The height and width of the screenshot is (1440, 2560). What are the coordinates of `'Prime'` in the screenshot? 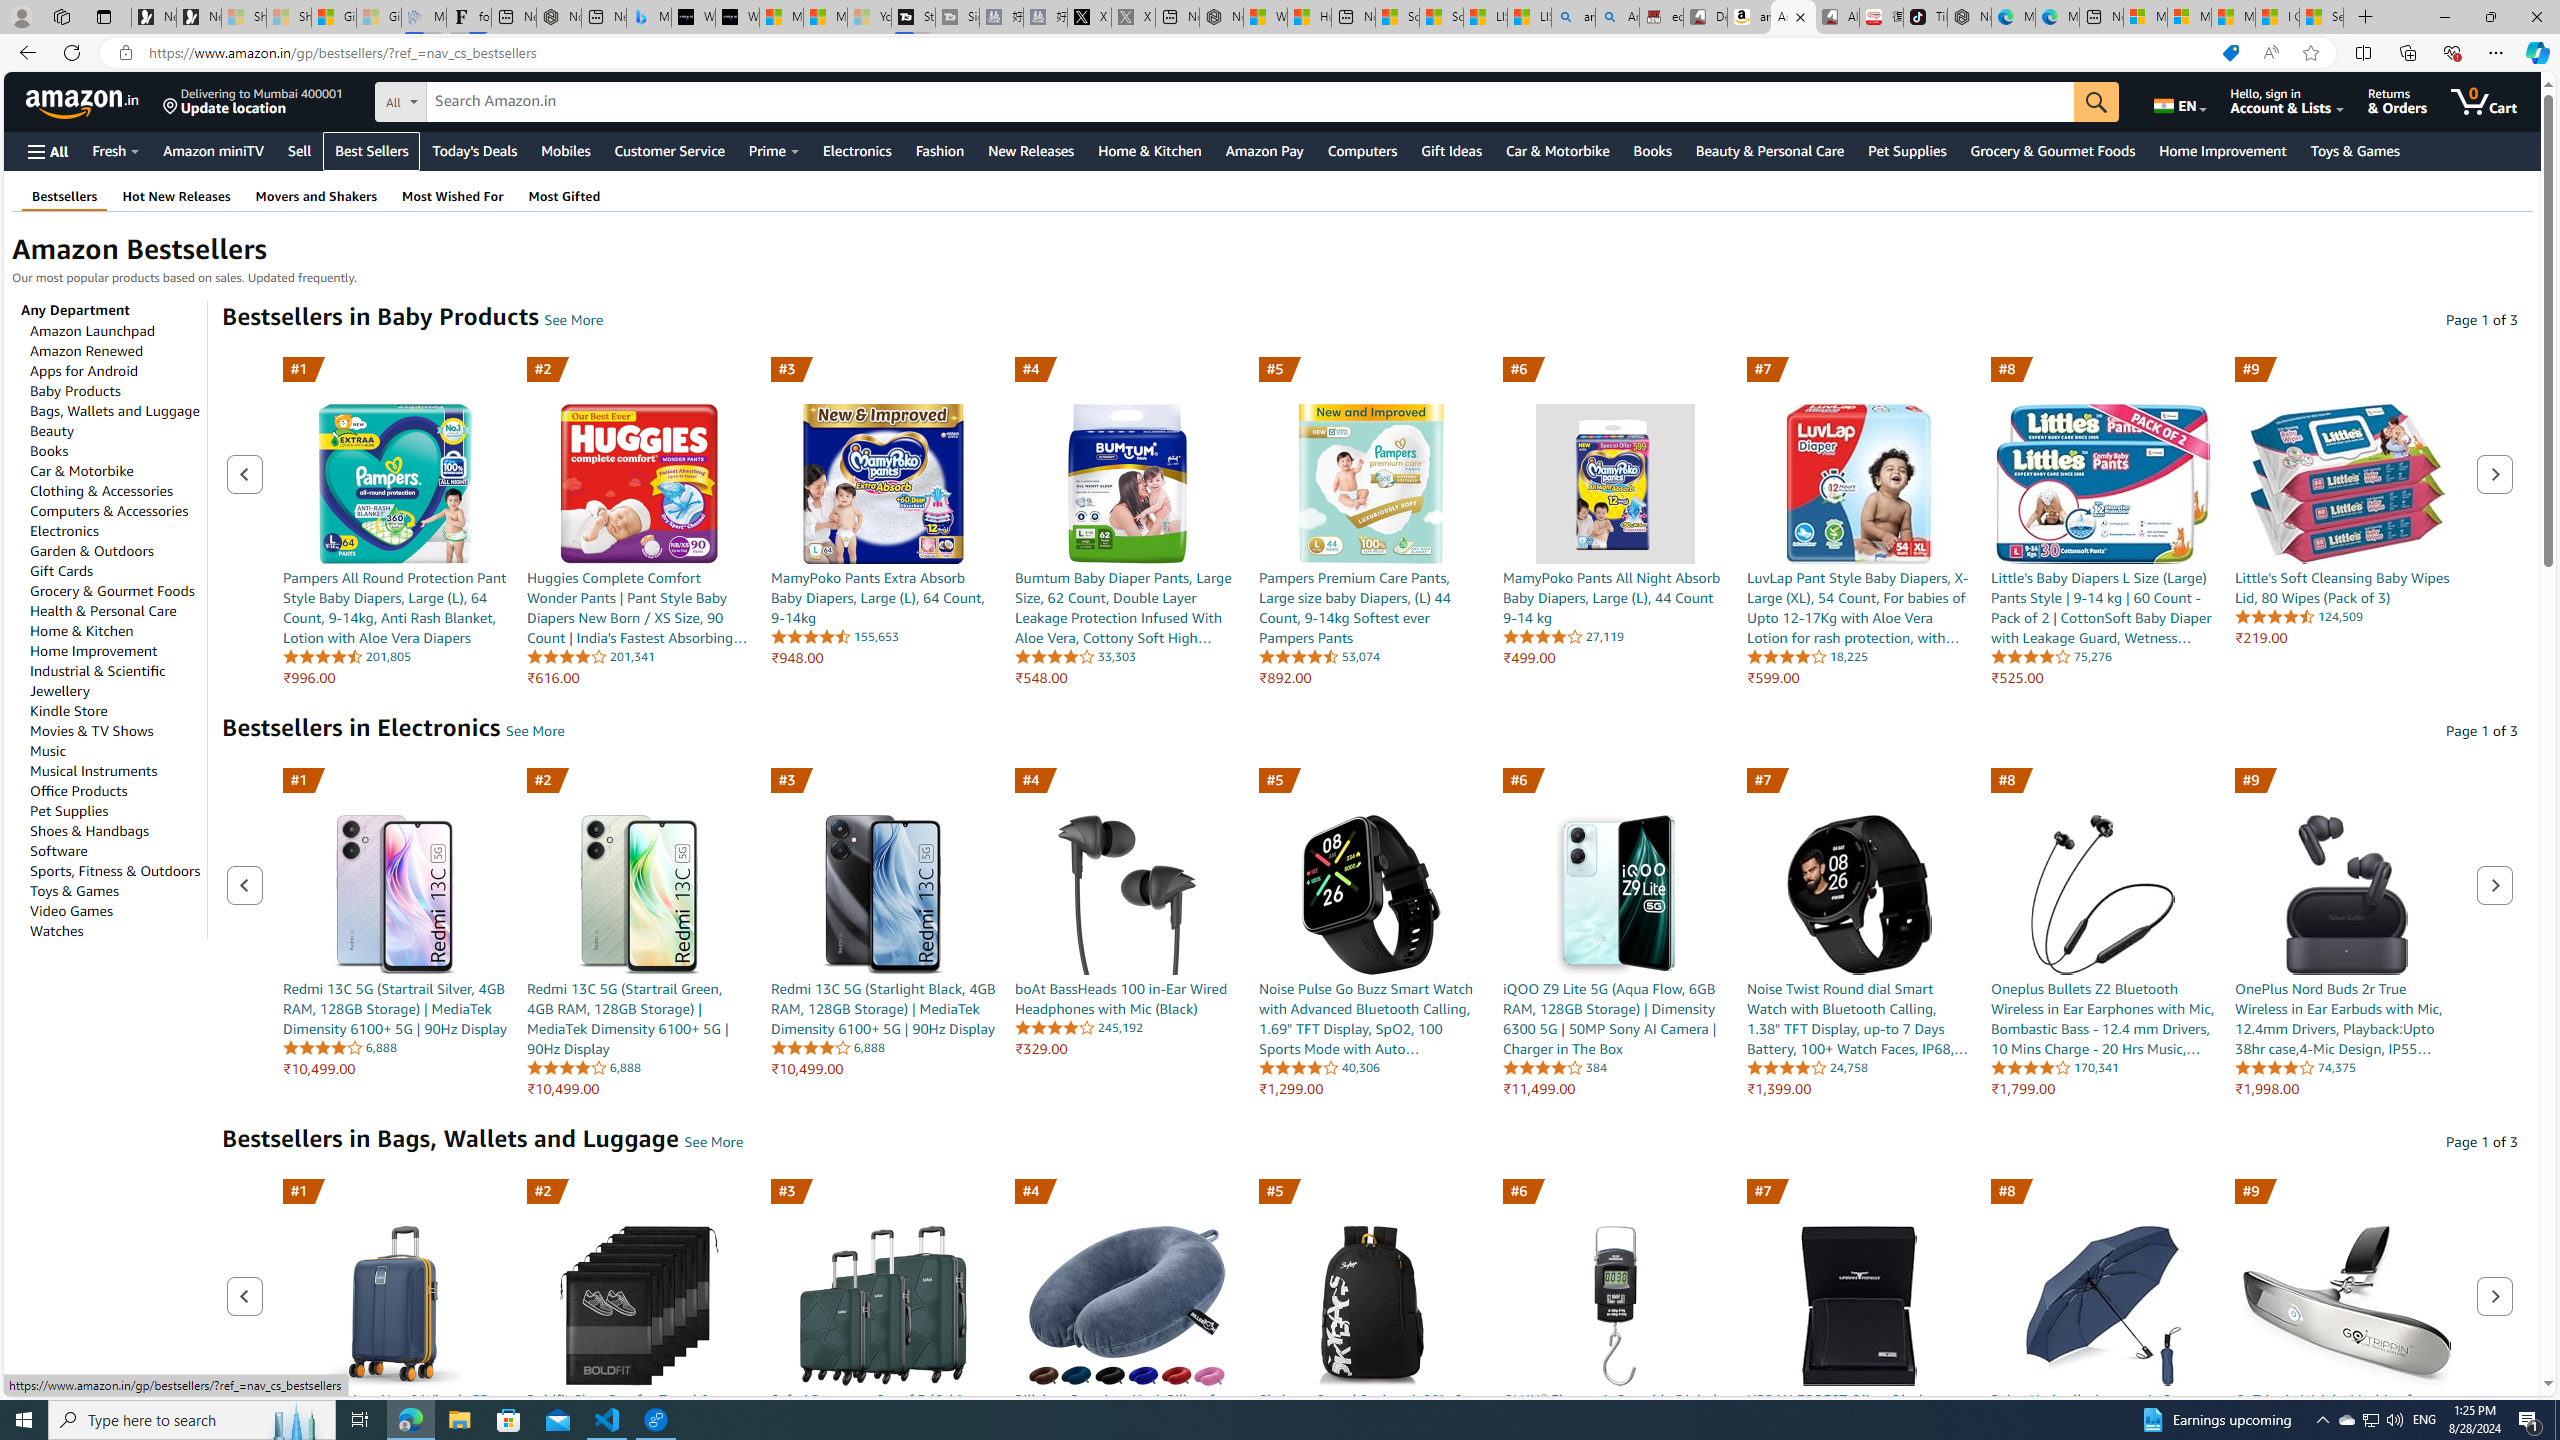 It's located at (774, 150).